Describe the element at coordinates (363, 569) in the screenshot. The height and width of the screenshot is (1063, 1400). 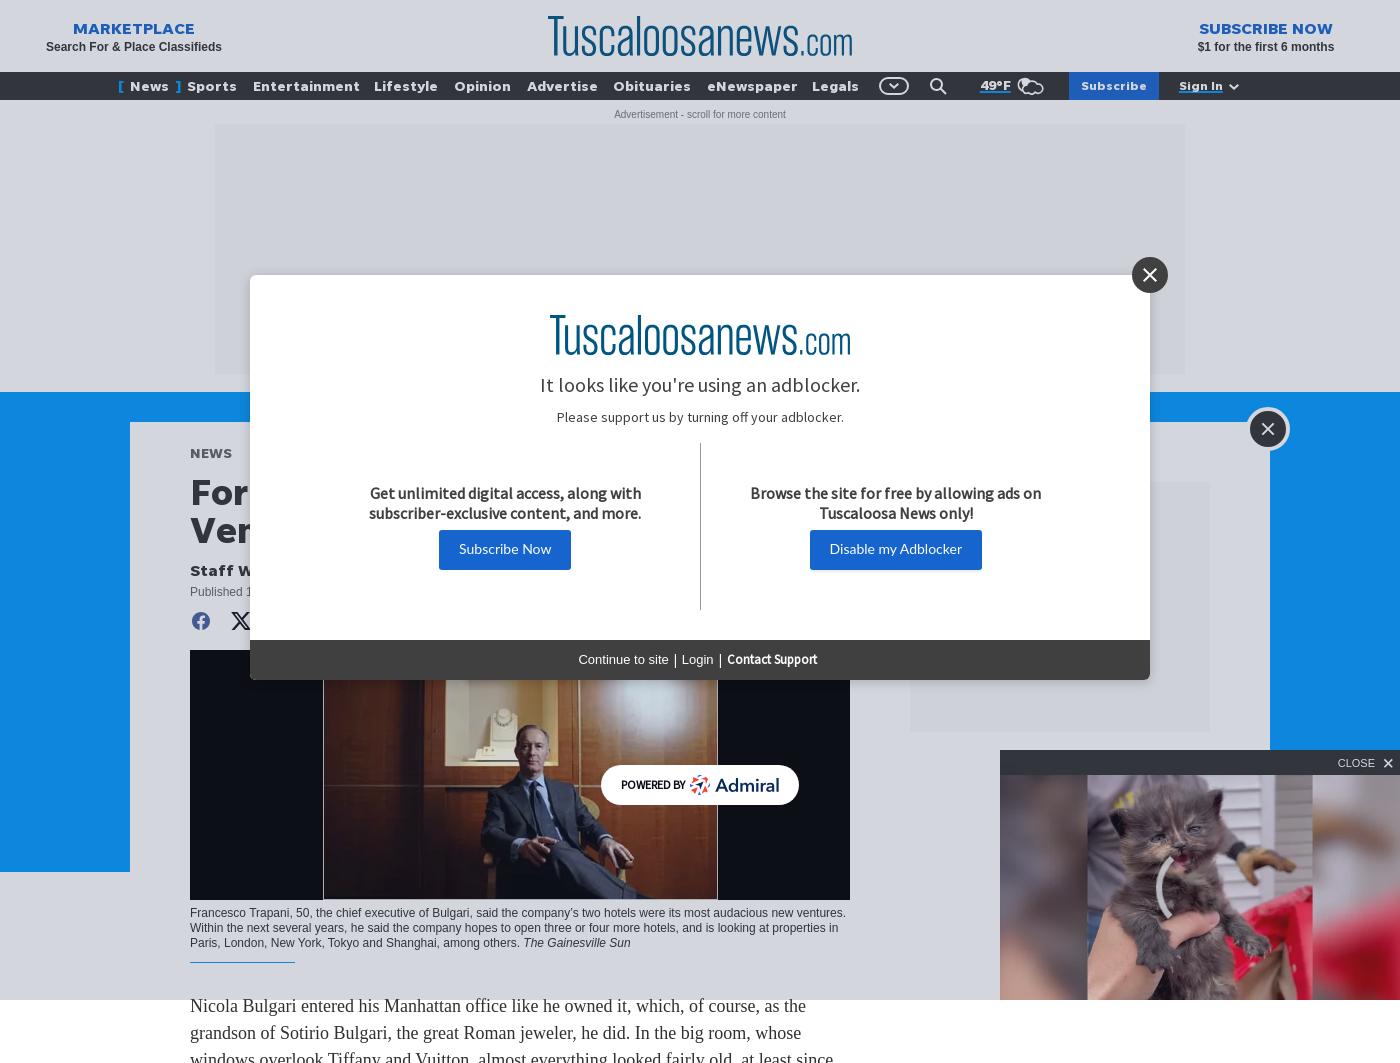
I see `'The Gainesville Sun'` at that location.